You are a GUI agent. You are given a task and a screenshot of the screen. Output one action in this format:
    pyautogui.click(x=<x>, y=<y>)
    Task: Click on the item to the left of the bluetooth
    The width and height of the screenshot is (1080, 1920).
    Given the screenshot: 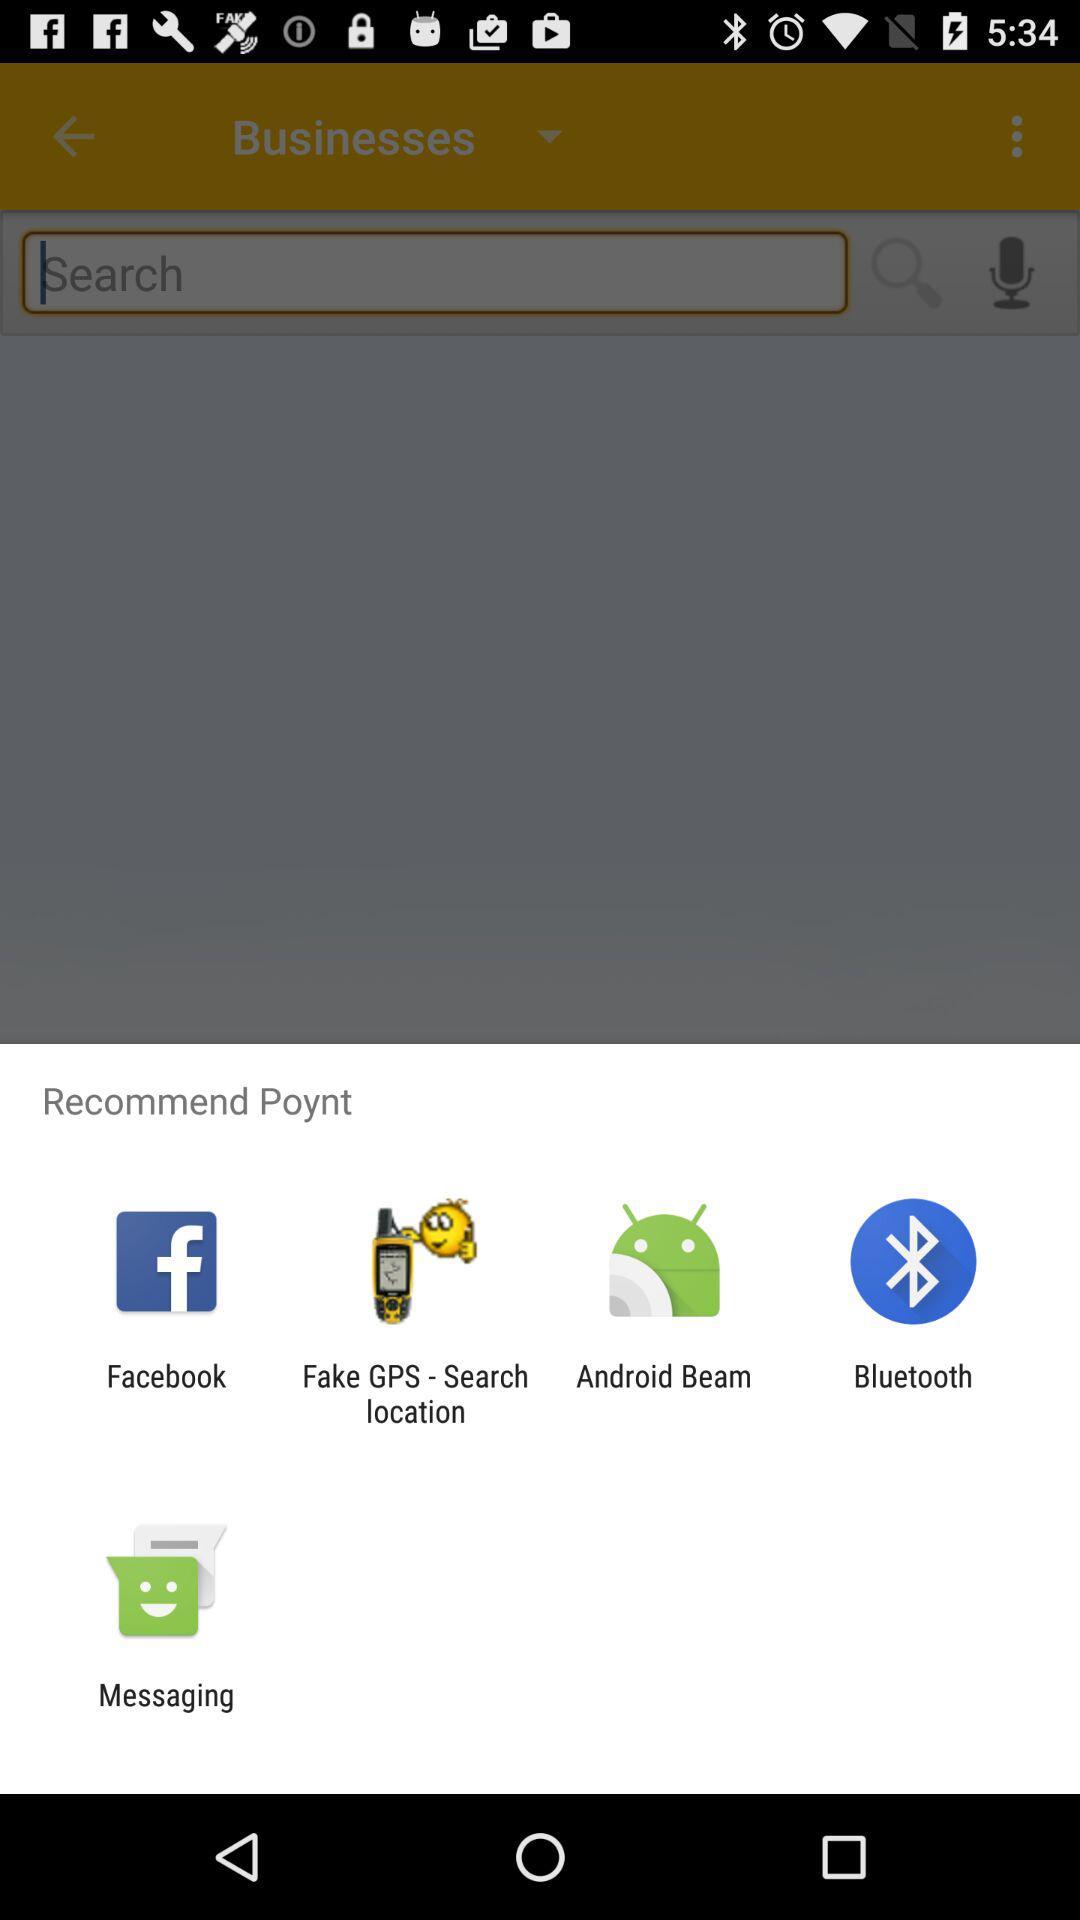 What is the action you would take?
    pyautogui.click(x=664, y=1392)
    